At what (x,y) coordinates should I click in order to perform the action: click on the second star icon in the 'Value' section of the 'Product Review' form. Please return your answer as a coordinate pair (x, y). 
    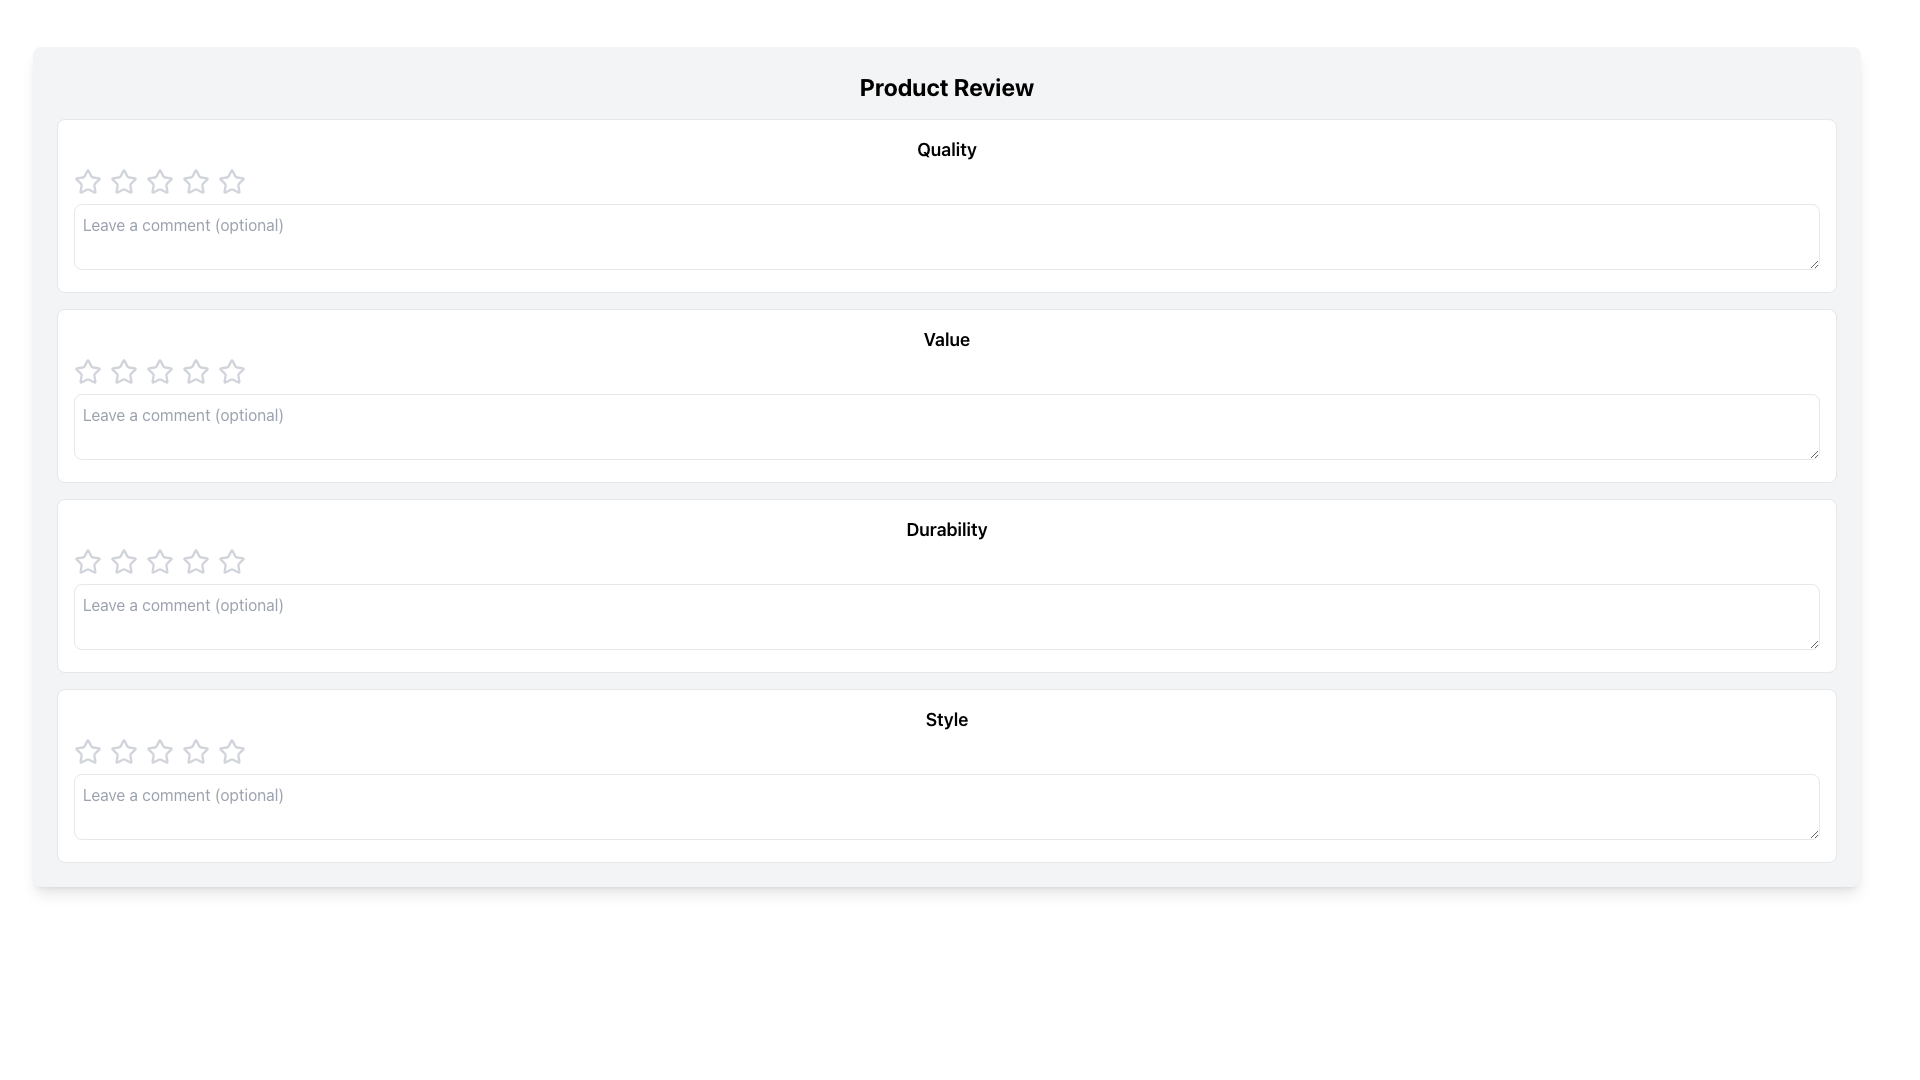
    Looking at the image, I should click on (158, 371).